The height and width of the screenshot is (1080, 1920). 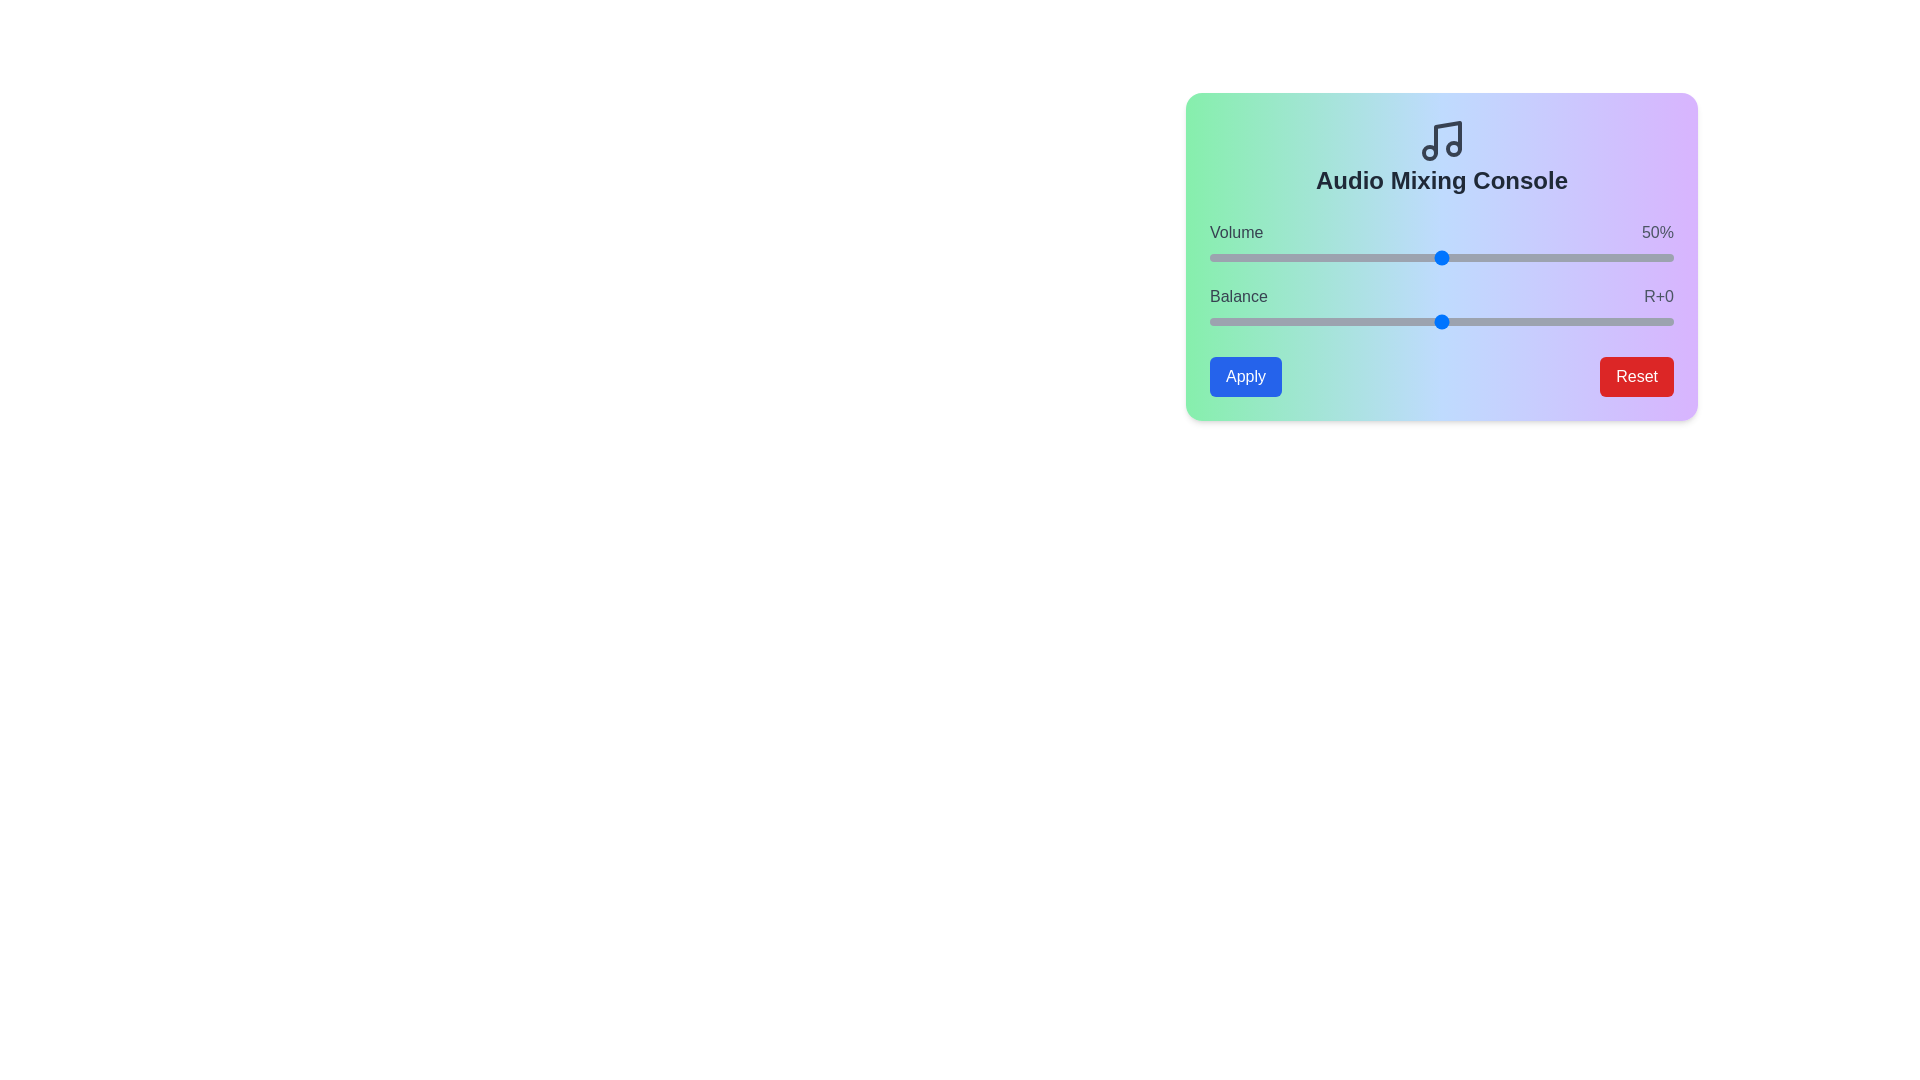 What do you see at coordinates (1637, 377) in the screenshot?
I see `the 'Reset' button` at bounding box center [1637, 377].